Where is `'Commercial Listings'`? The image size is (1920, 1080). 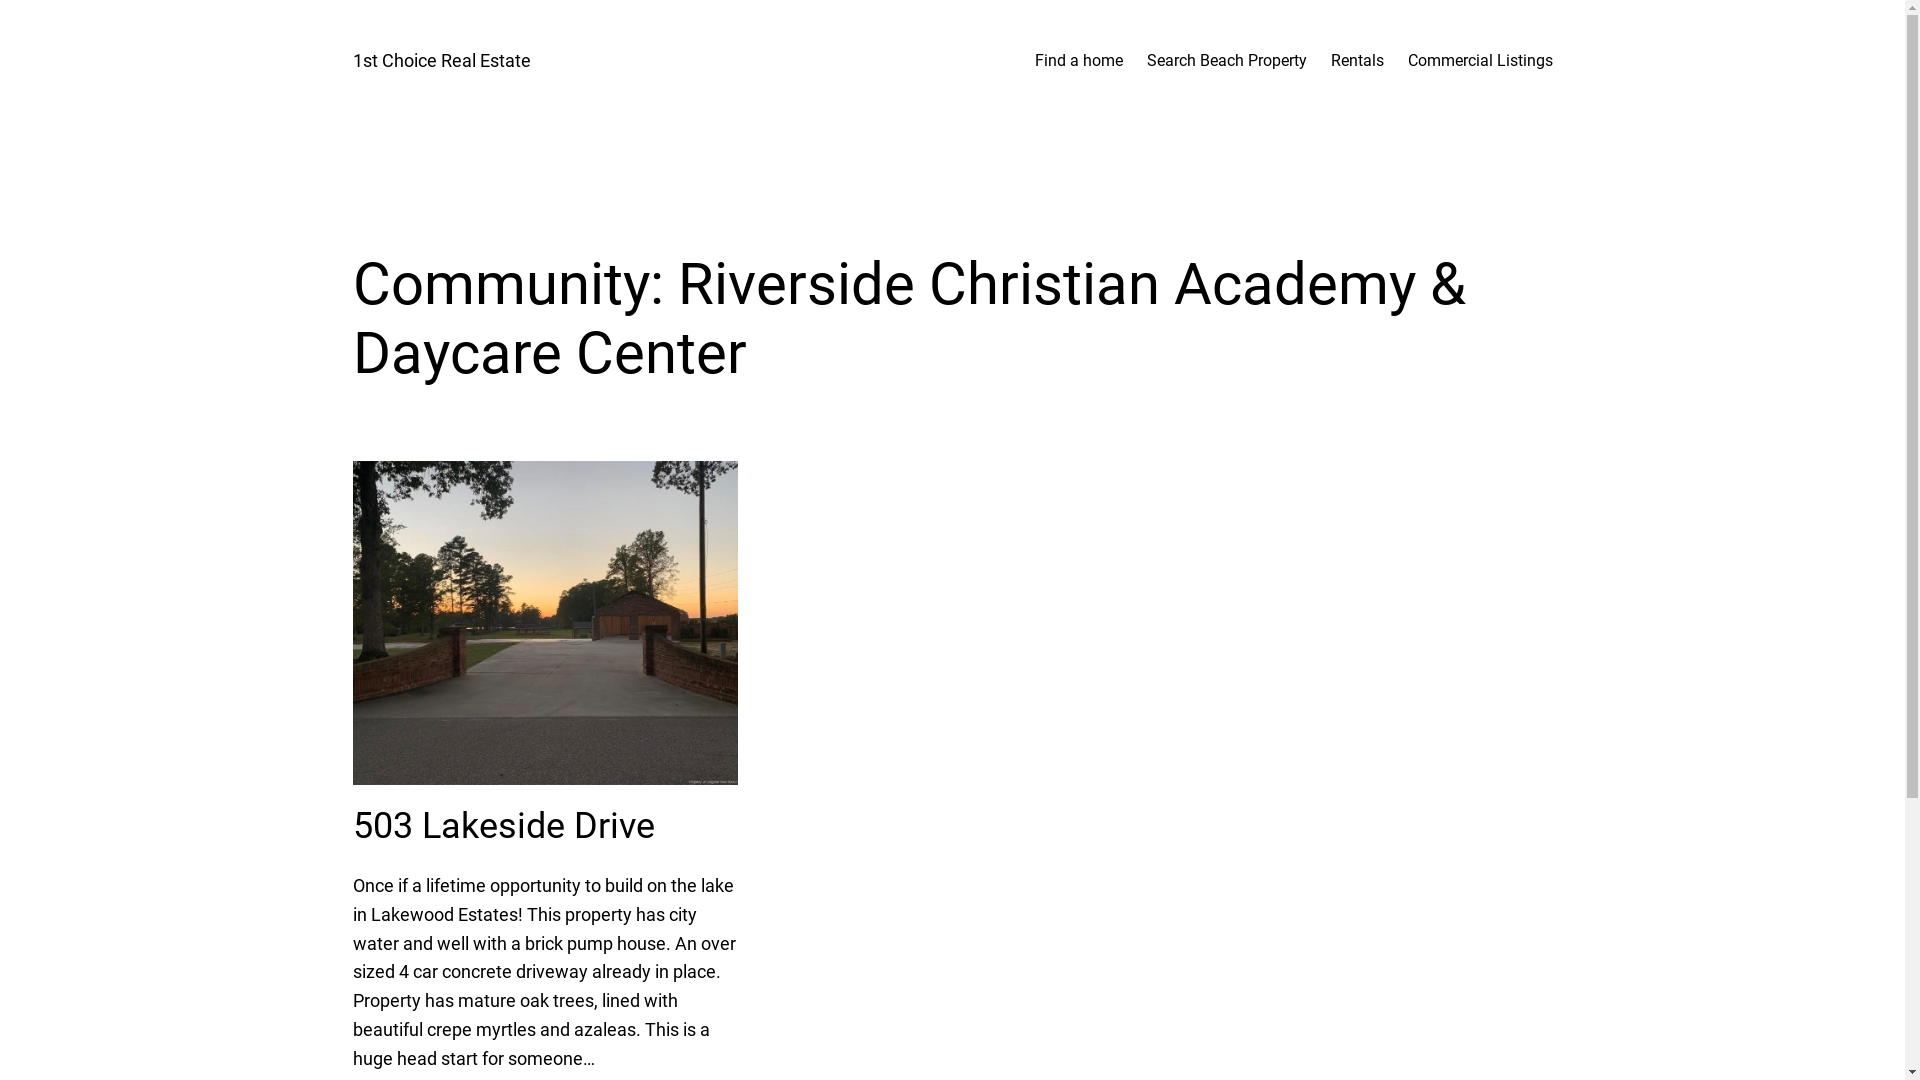
'Commercial Listings' is located at coordinates (1406, 60).